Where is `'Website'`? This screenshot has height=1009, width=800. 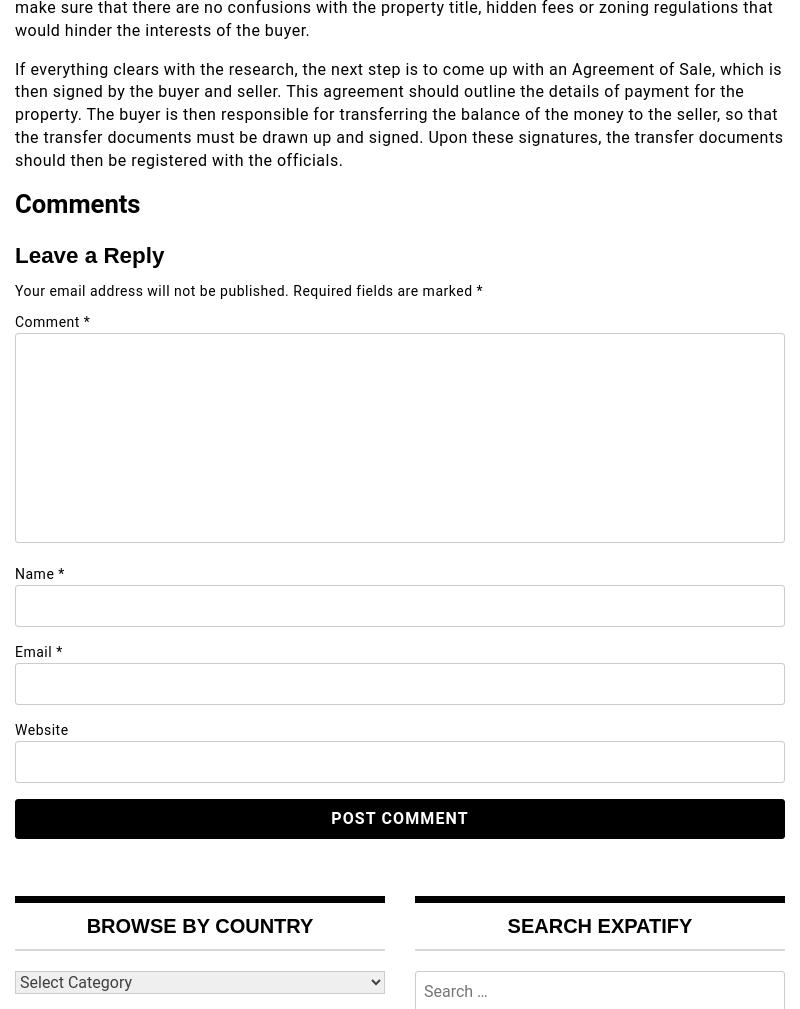 'Website' is located at coordinates (40, 730).